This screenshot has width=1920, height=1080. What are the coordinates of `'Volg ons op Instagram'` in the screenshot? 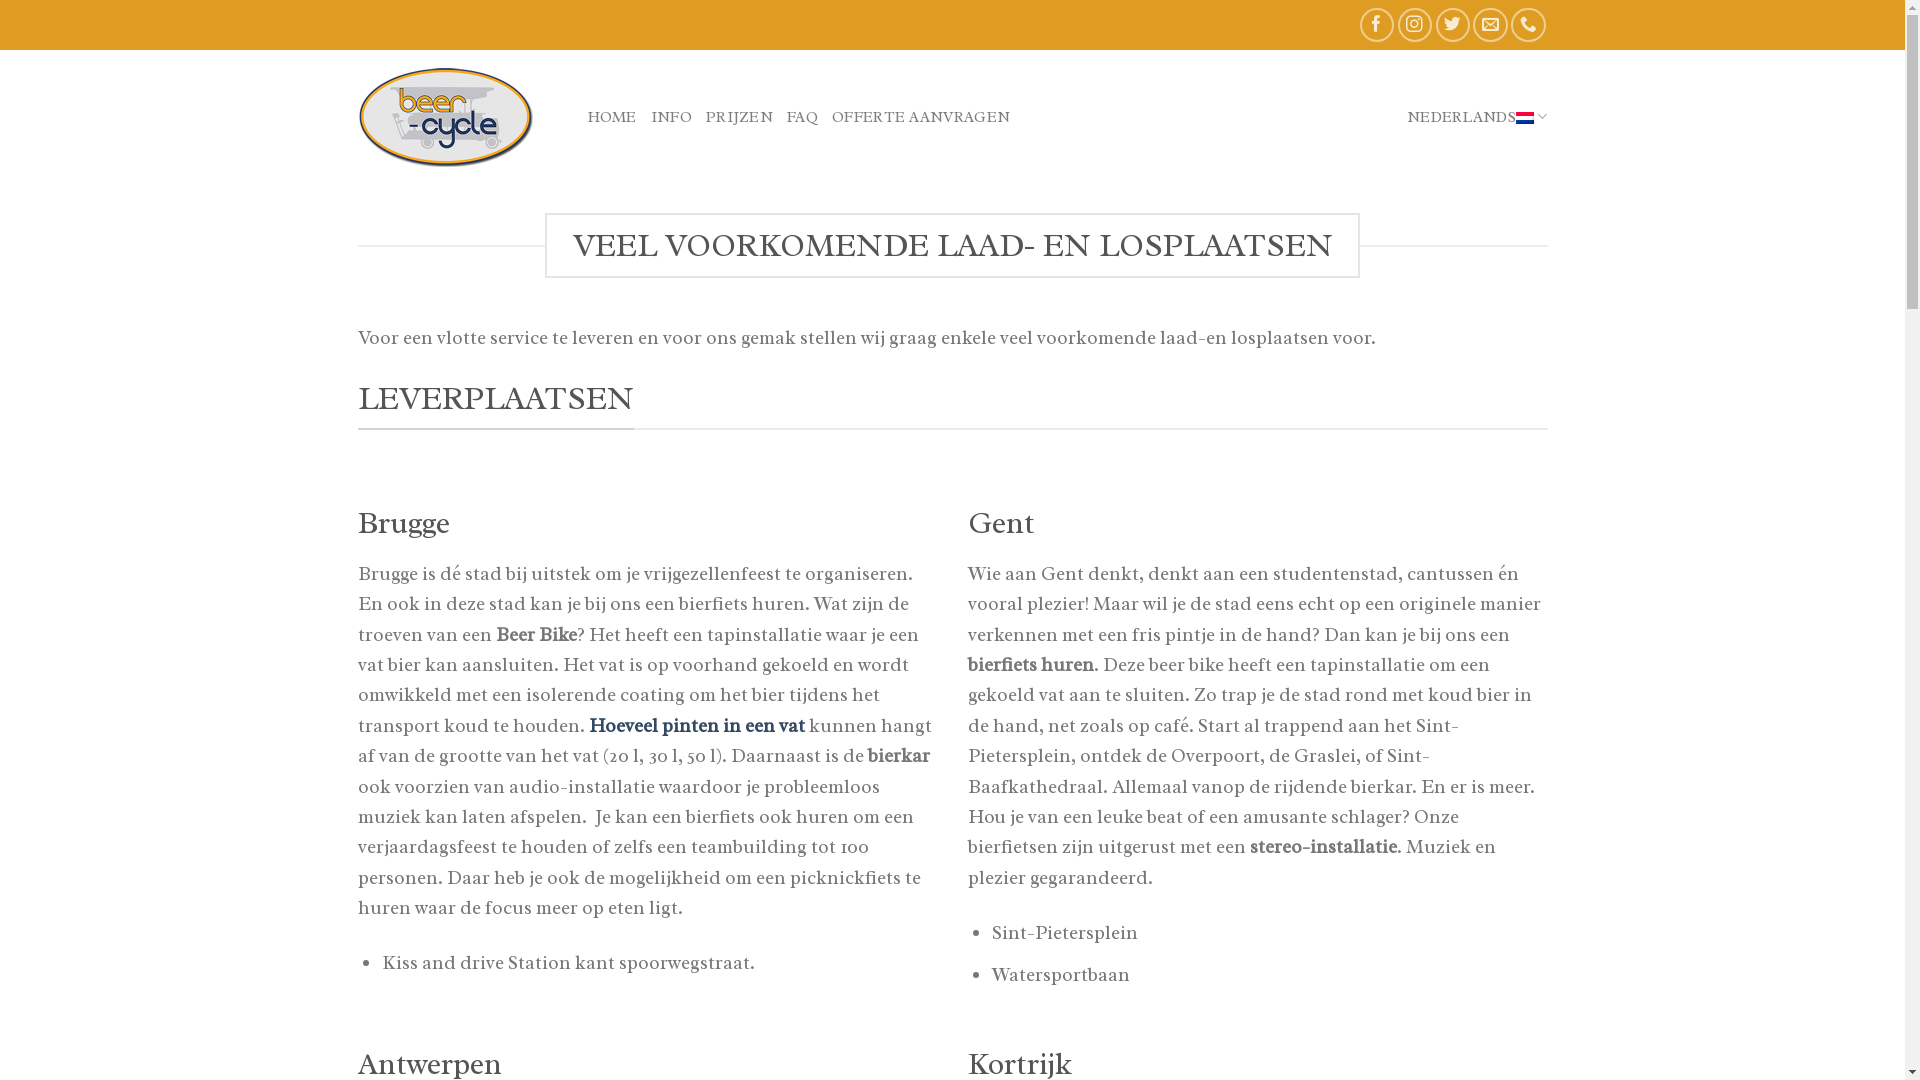 It's located at (1414, 25).